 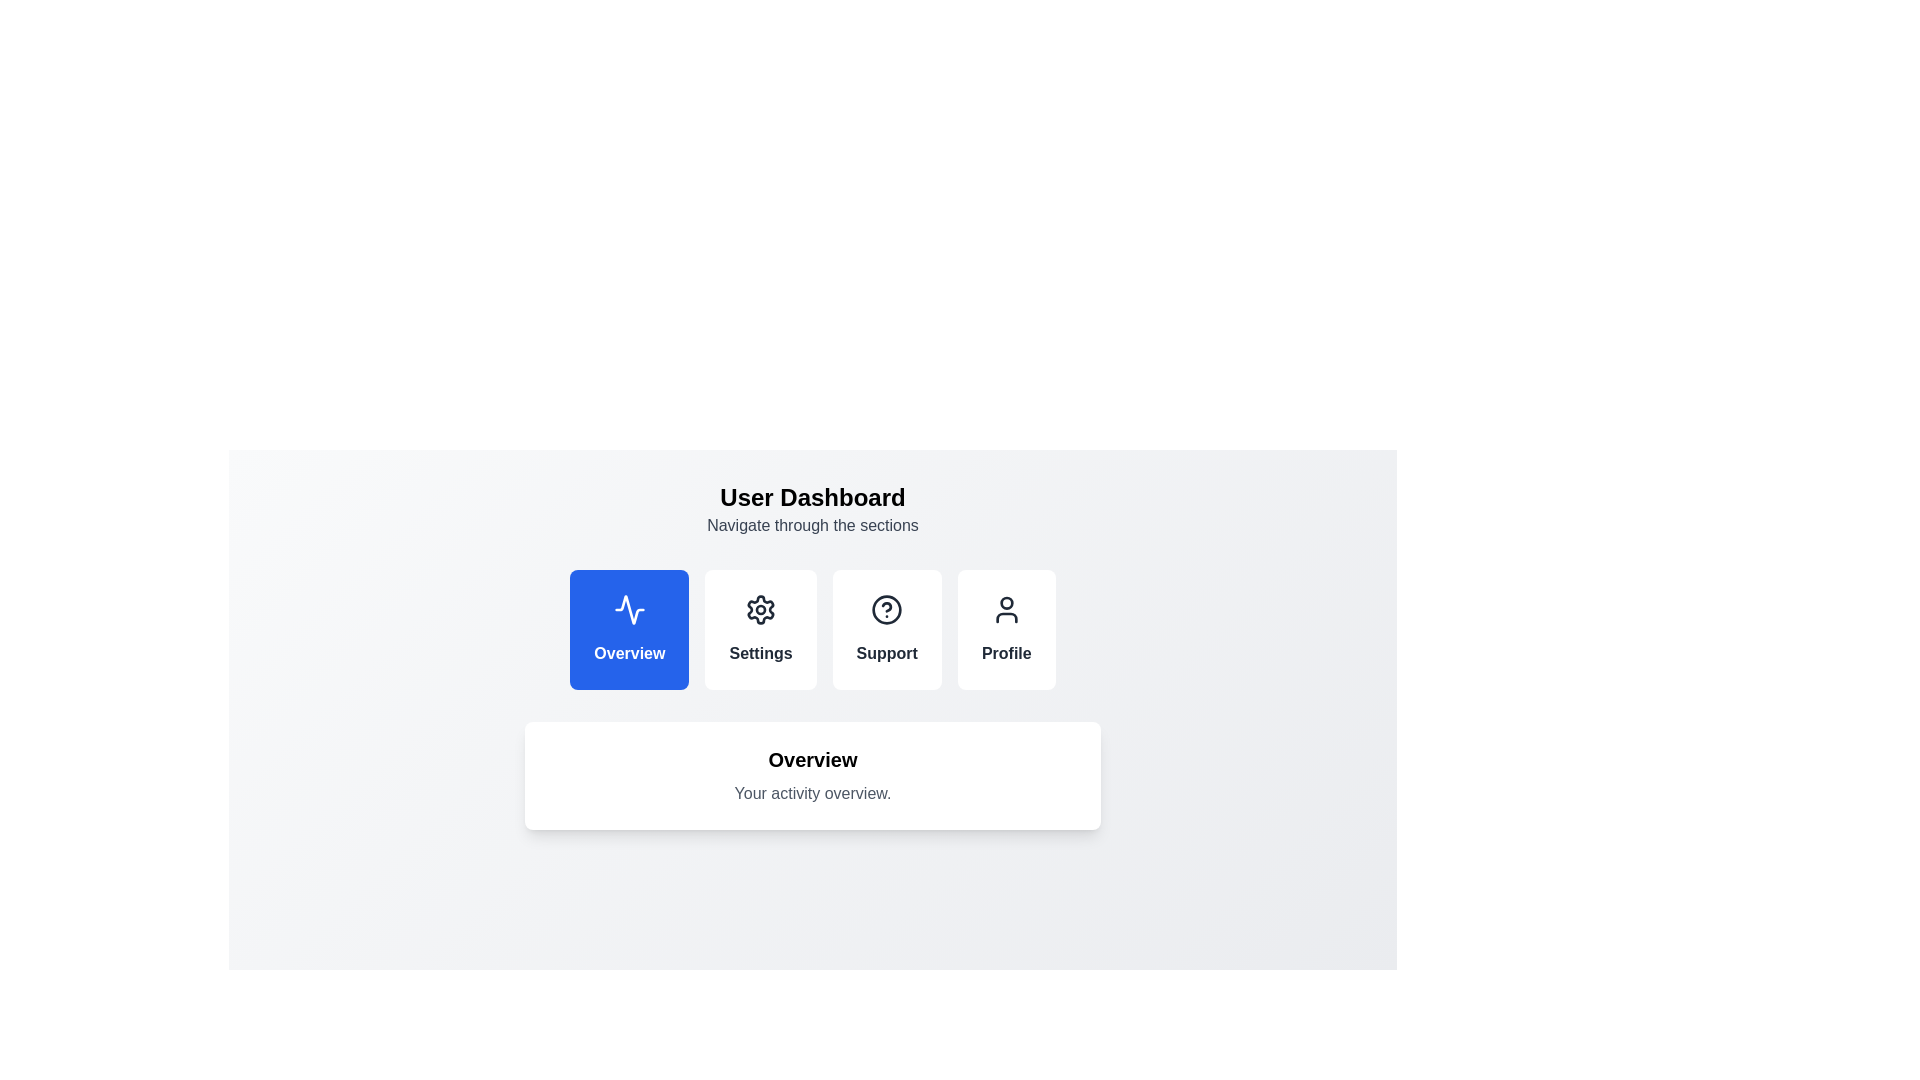 What do you see at coordinates (886, 628) in the screenshot?
I see `the 'Support' button, which is the third button from the left in a row of four buttons` at bounding box center [886, 628].